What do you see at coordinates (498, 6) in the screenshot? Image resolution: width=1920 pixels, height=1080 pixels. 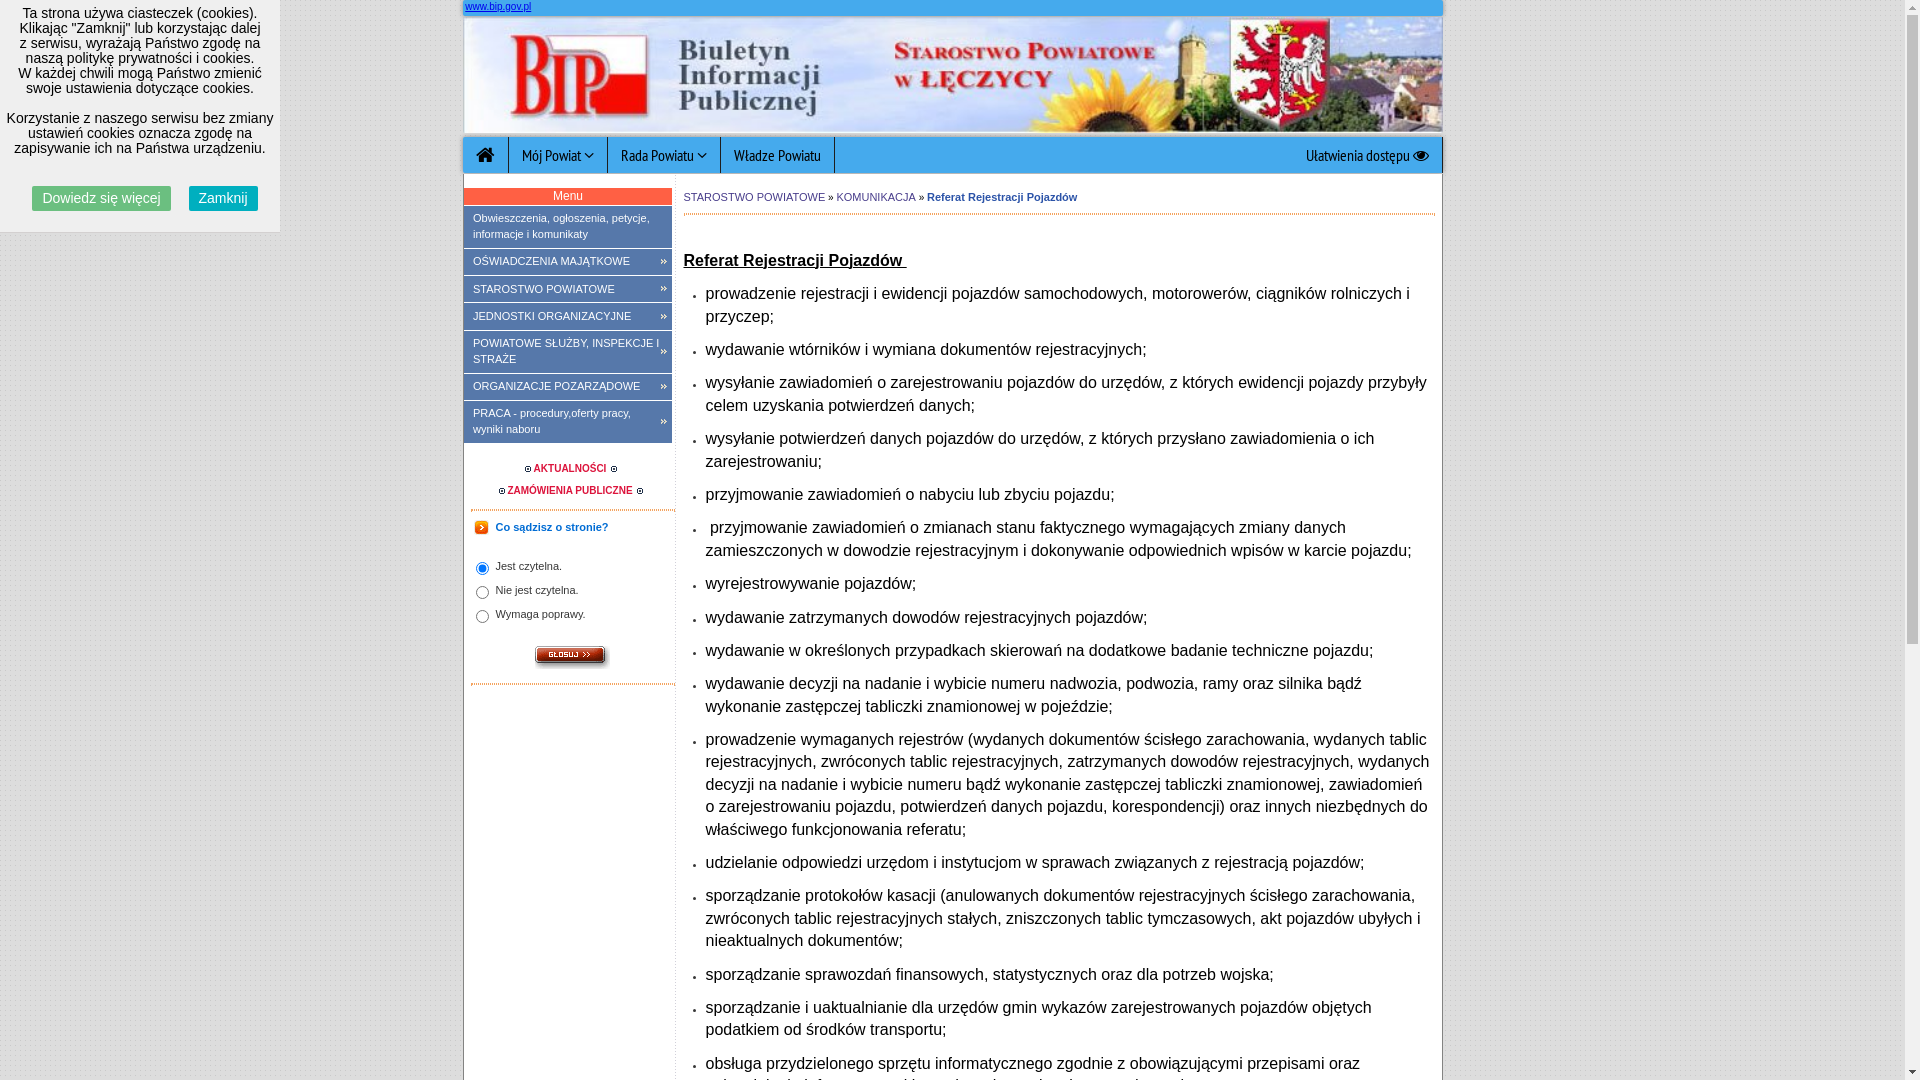 I see `'www.bip.gov.pl'` at bounding box center [498, 6].